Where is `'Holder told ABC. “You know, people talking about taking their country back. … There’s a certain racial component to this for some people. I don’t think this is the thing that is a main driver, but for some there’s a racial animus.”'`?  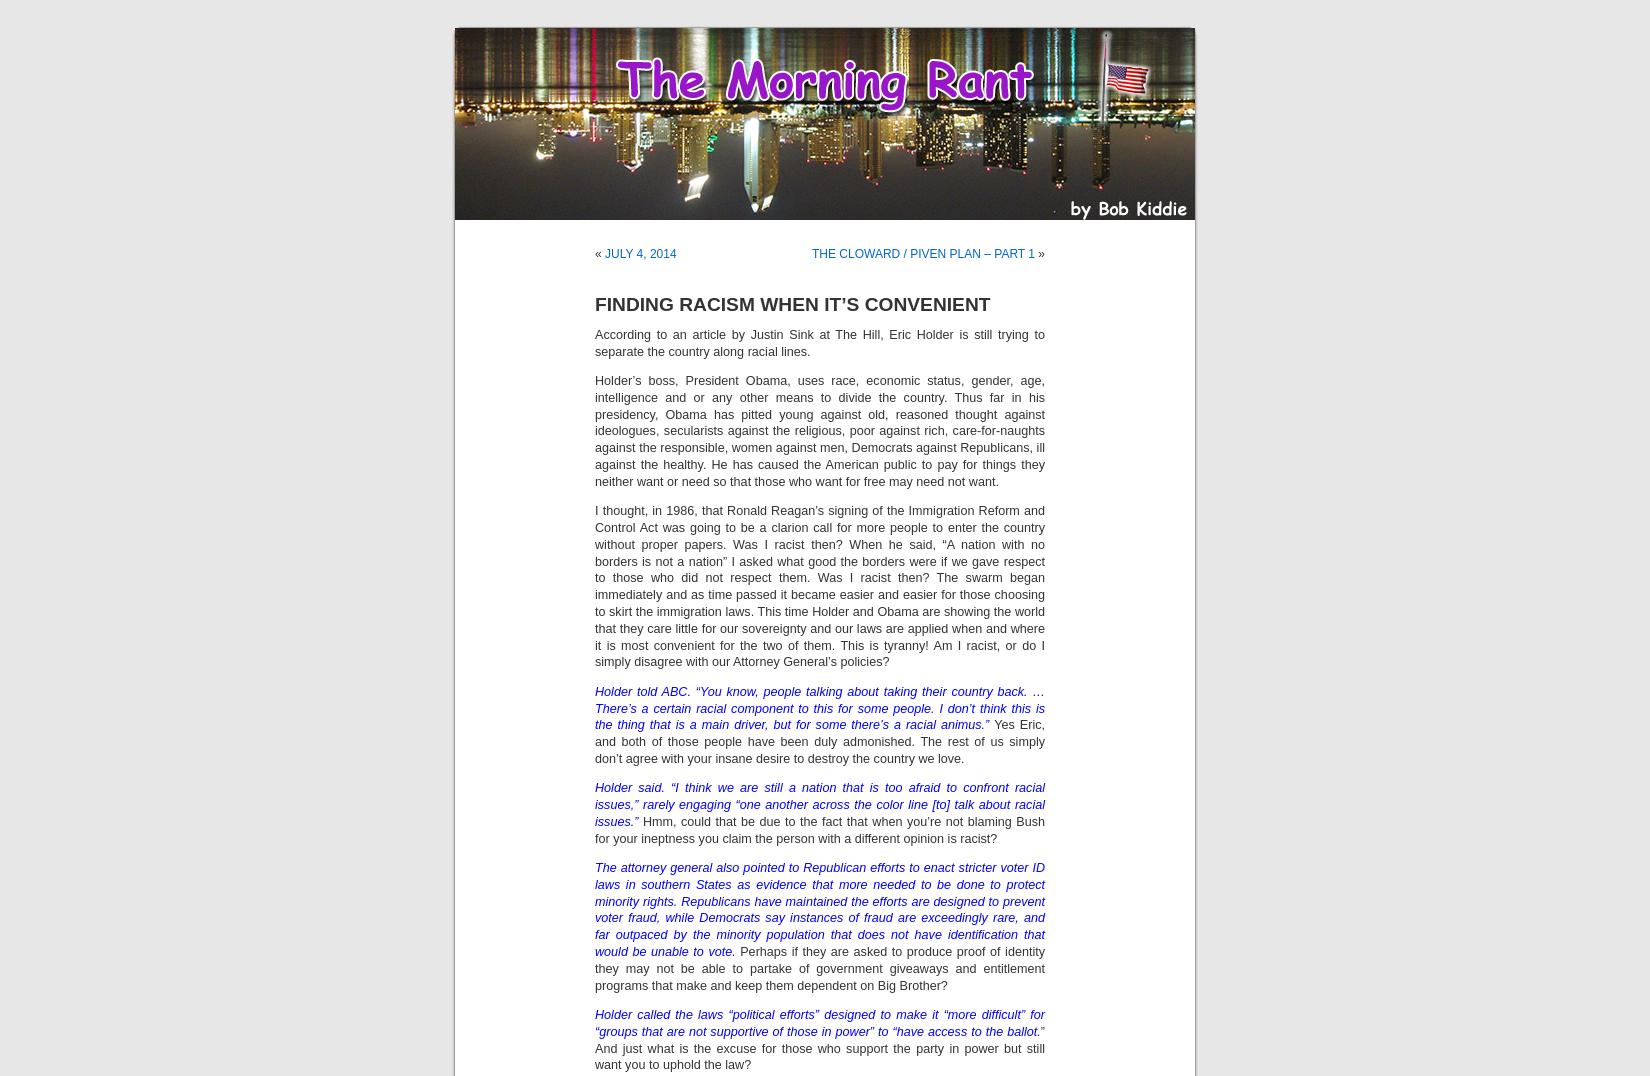 'Holder told ABC. “You know, people talking about taking their country back. … There’s a certain racial component to this for some people. I don’t think this is the thing that is a main driver, but for some there’s a racial animus.”' is located at coordinates (819, 708).